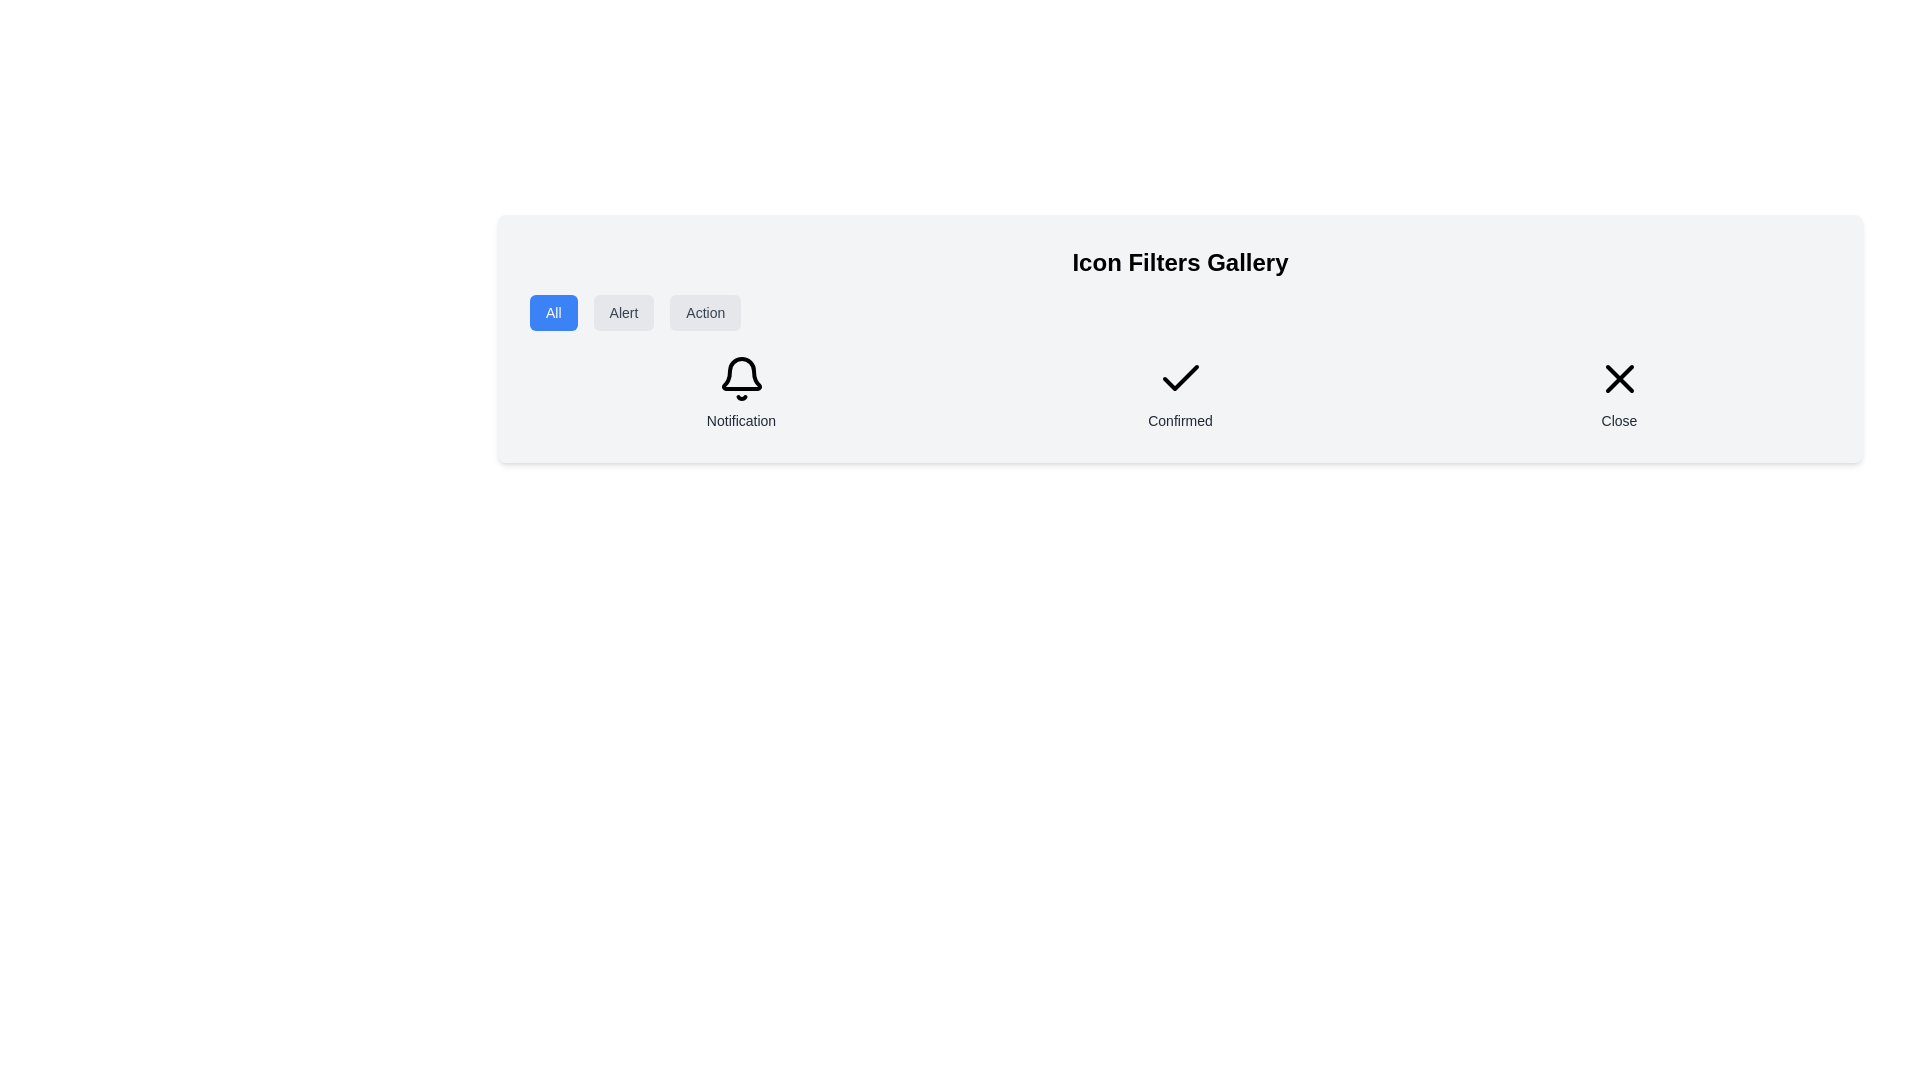 Image resolution: width=1920 pixels, height=1080 pixels. What do you see at coordinates (1180, 393) in the screenshot?
I see `the middle section of the status indicator labeled 'Confirmed' with a checkmark icon, which is positioned in the 'Icon Filters Gallery' interface` at bounding box center [1180, 393].